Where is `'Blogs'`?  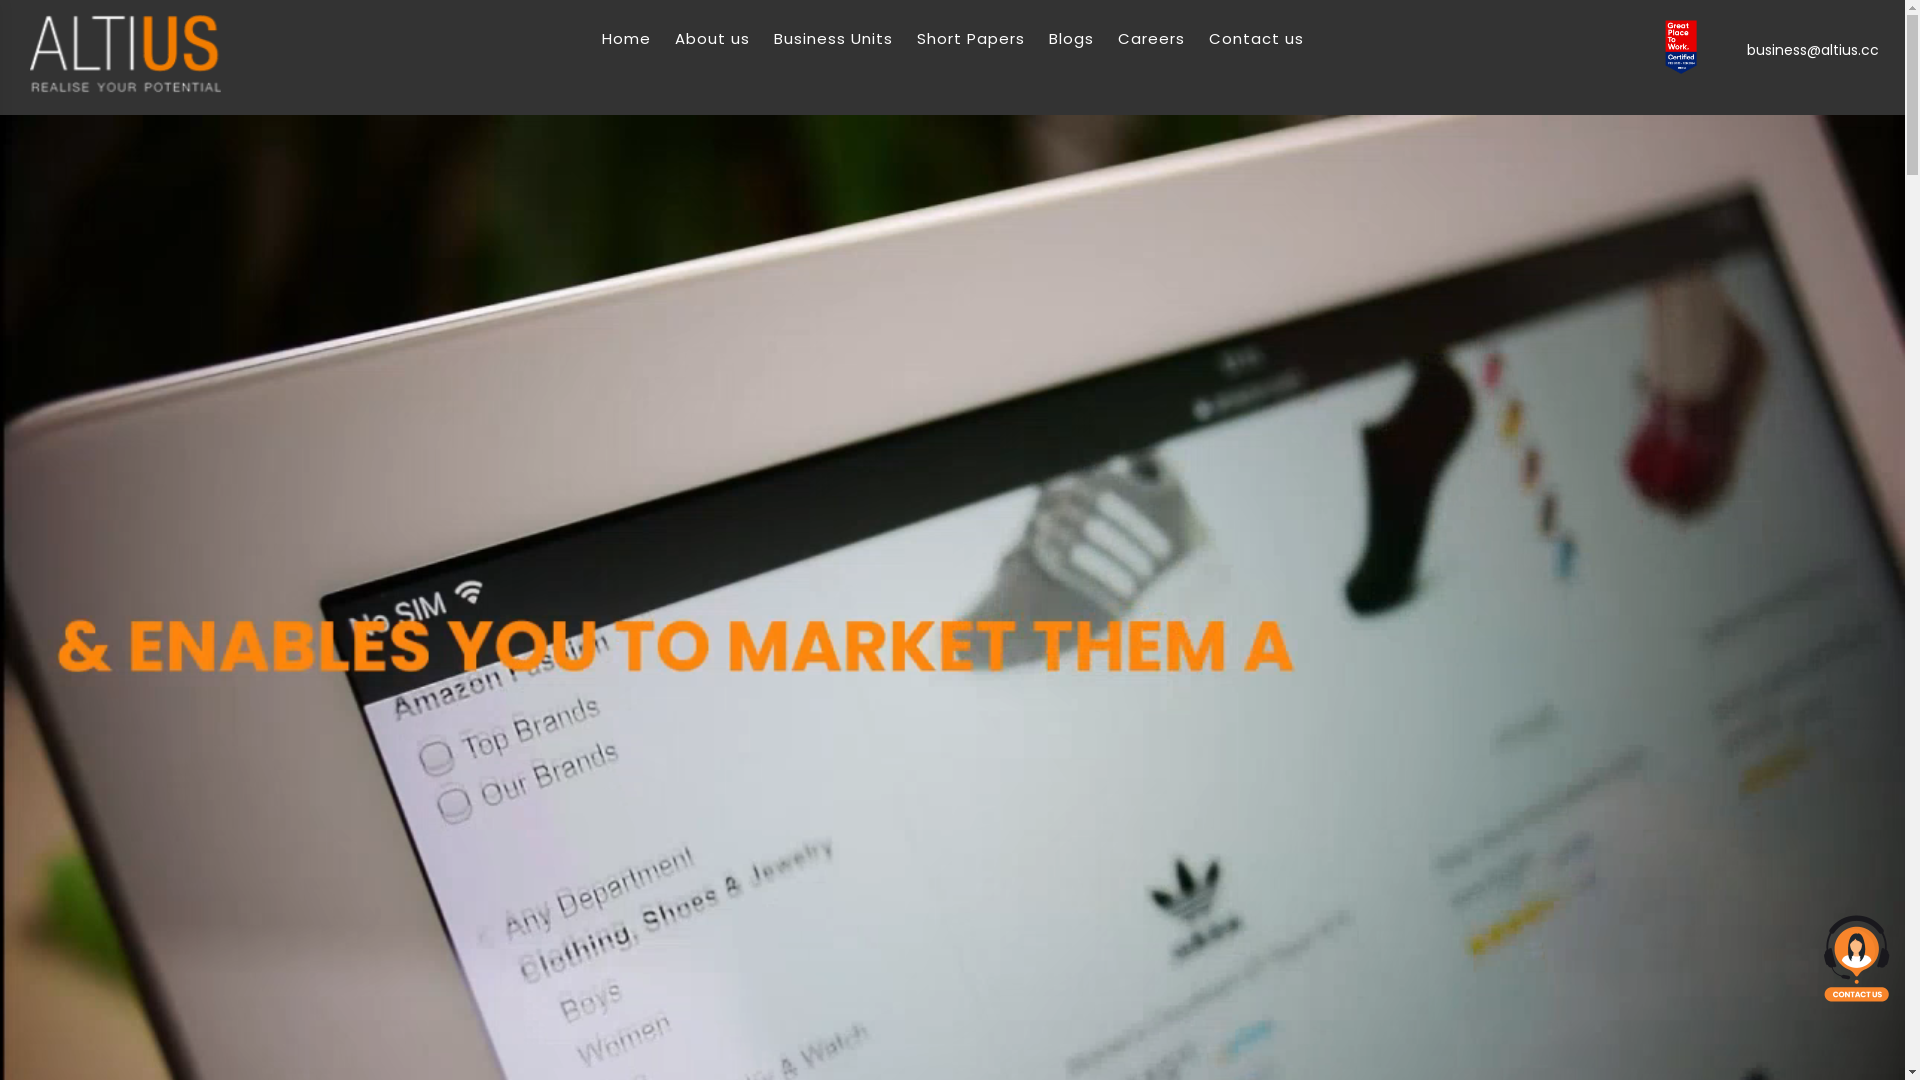 'Blogs' is located at coordinates (1069, 38).